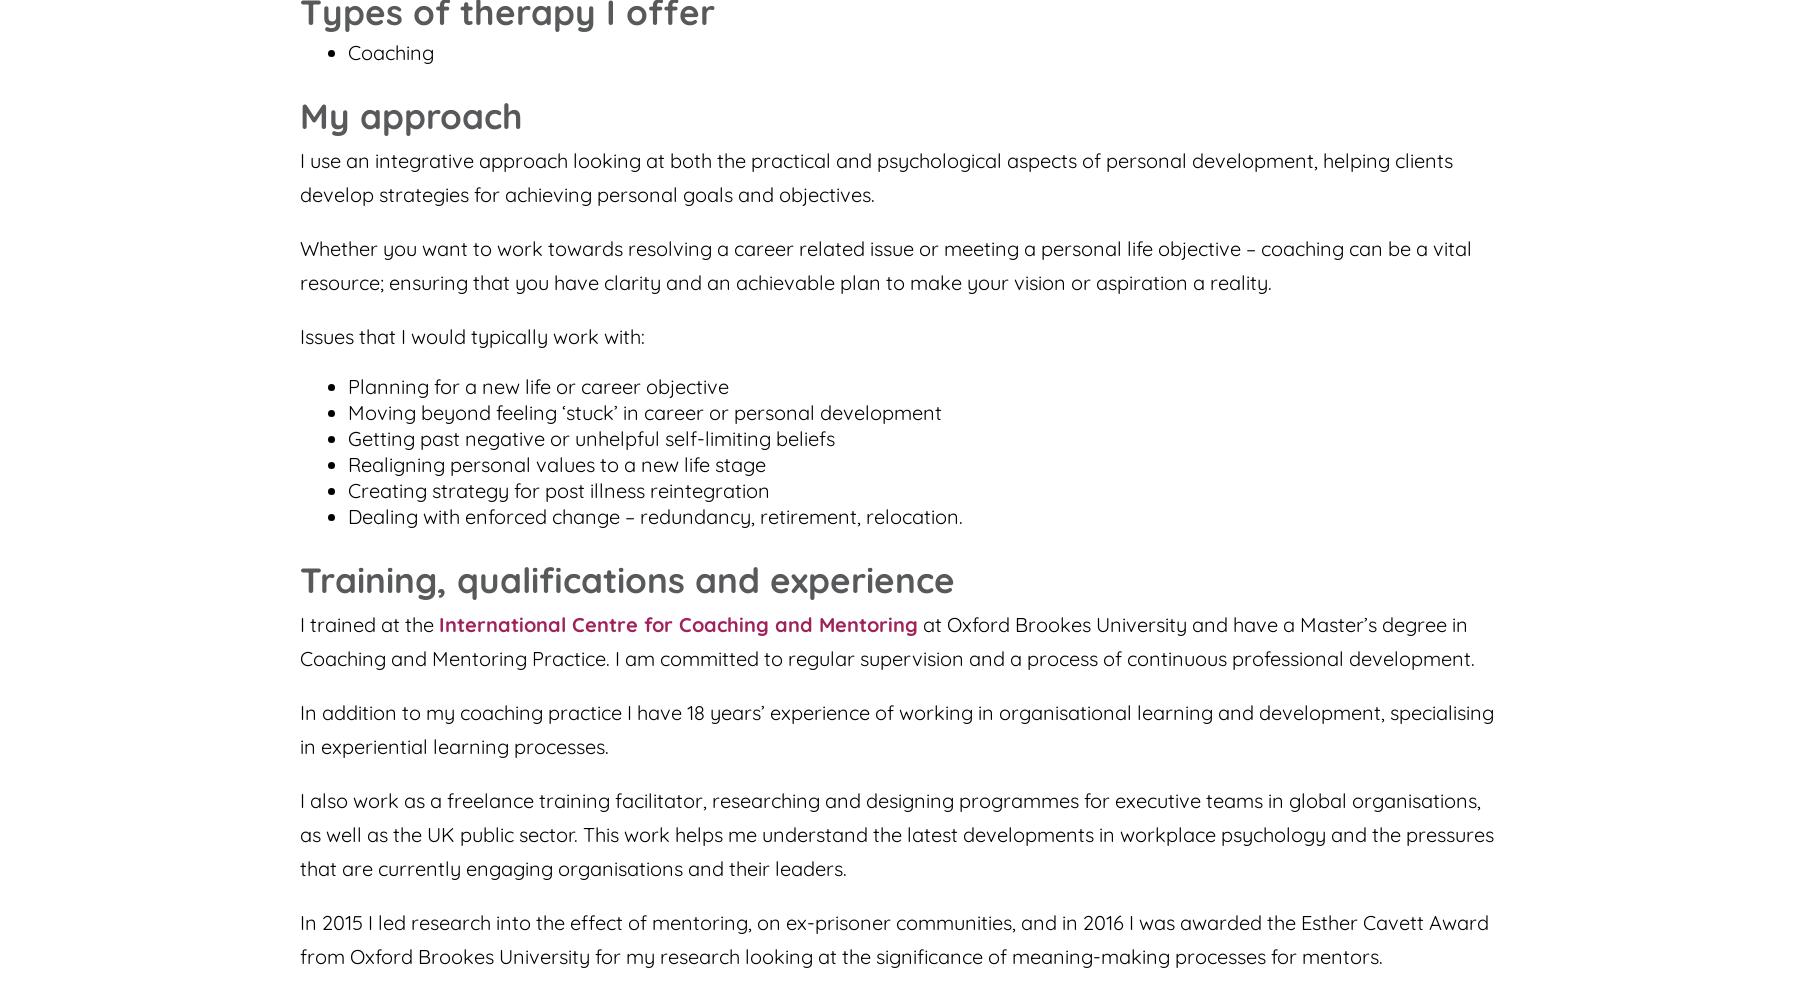 This screenshot has height=999, width=1800. What do you see at coordinates (558, 490) in the screenshot?
I see `'Creating strategy for post illness reintegration'` at bounding box center [558, 490].